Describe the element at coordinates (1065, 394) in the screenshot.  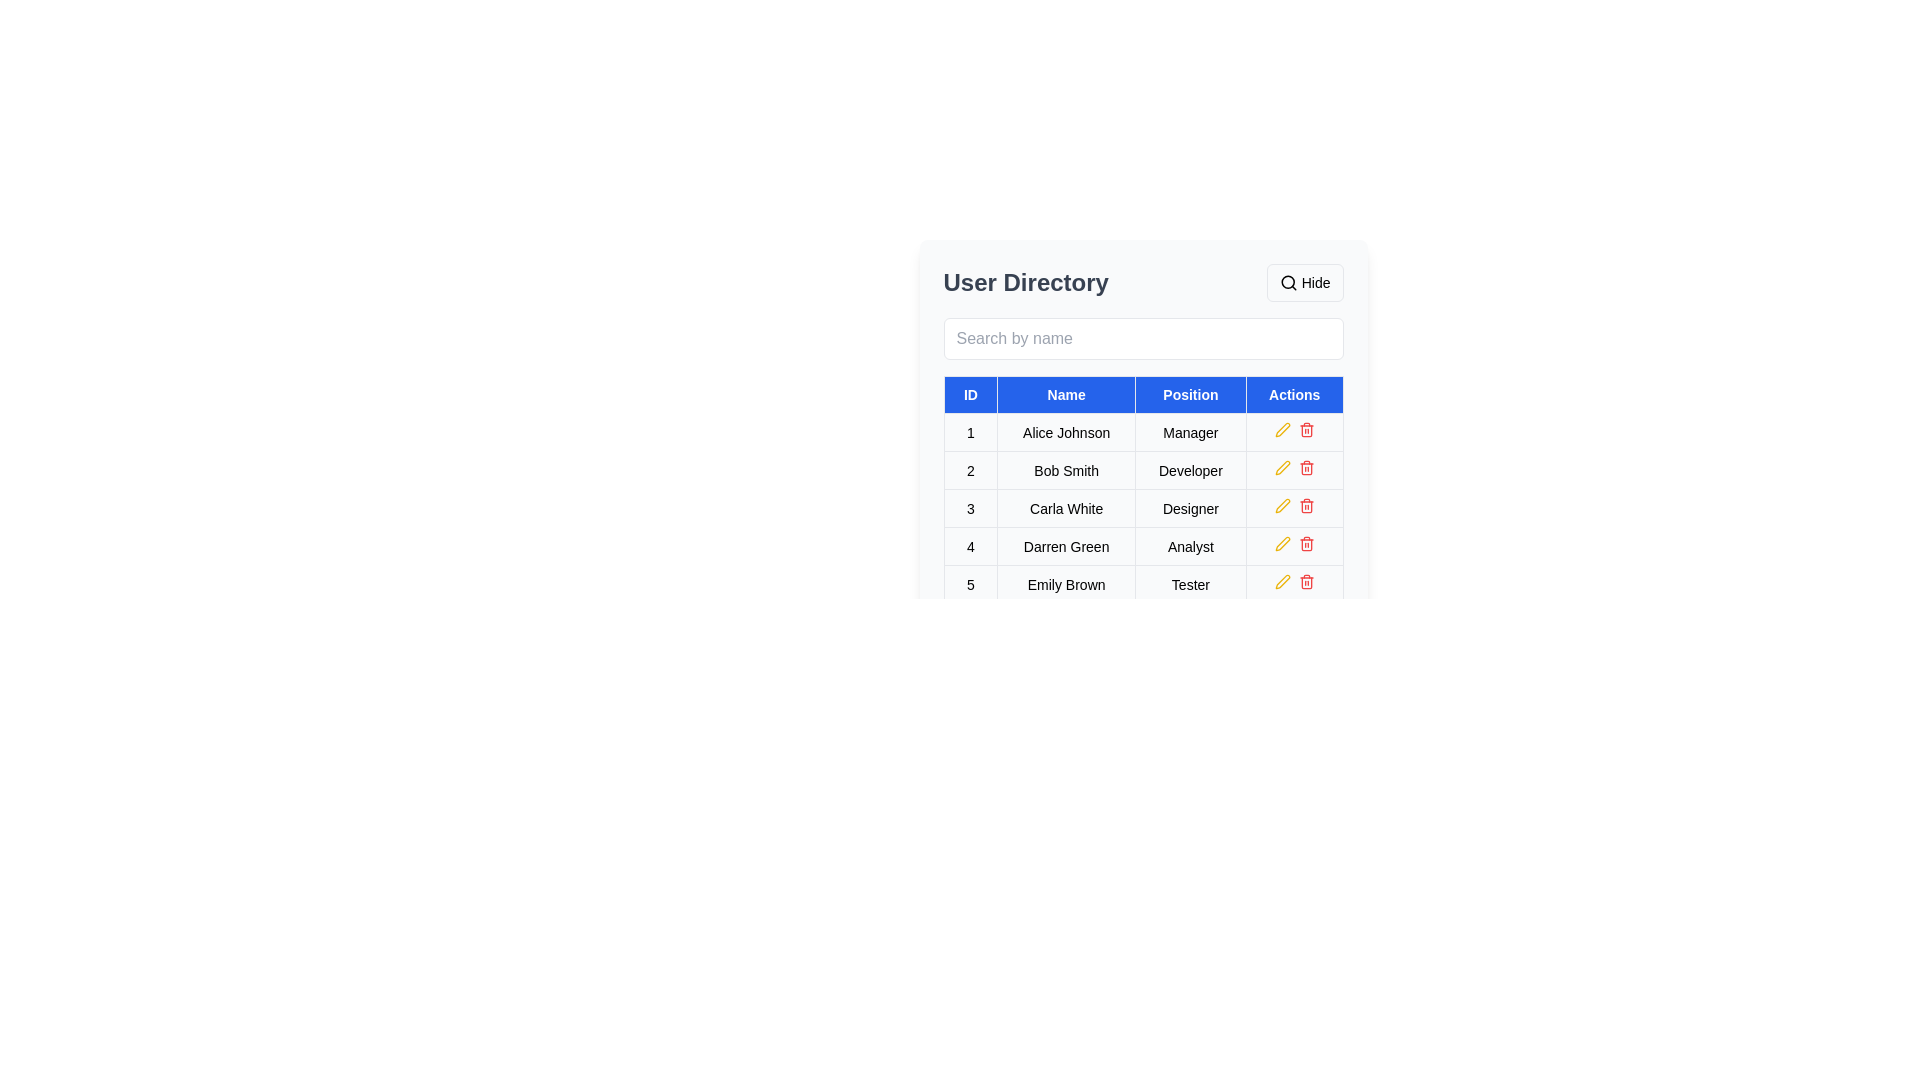
I see `text content of the 'Name' column header, which is a rectangular button or text label with a blue background and white text, located in the second position of a row of column headers in a table` at that location.